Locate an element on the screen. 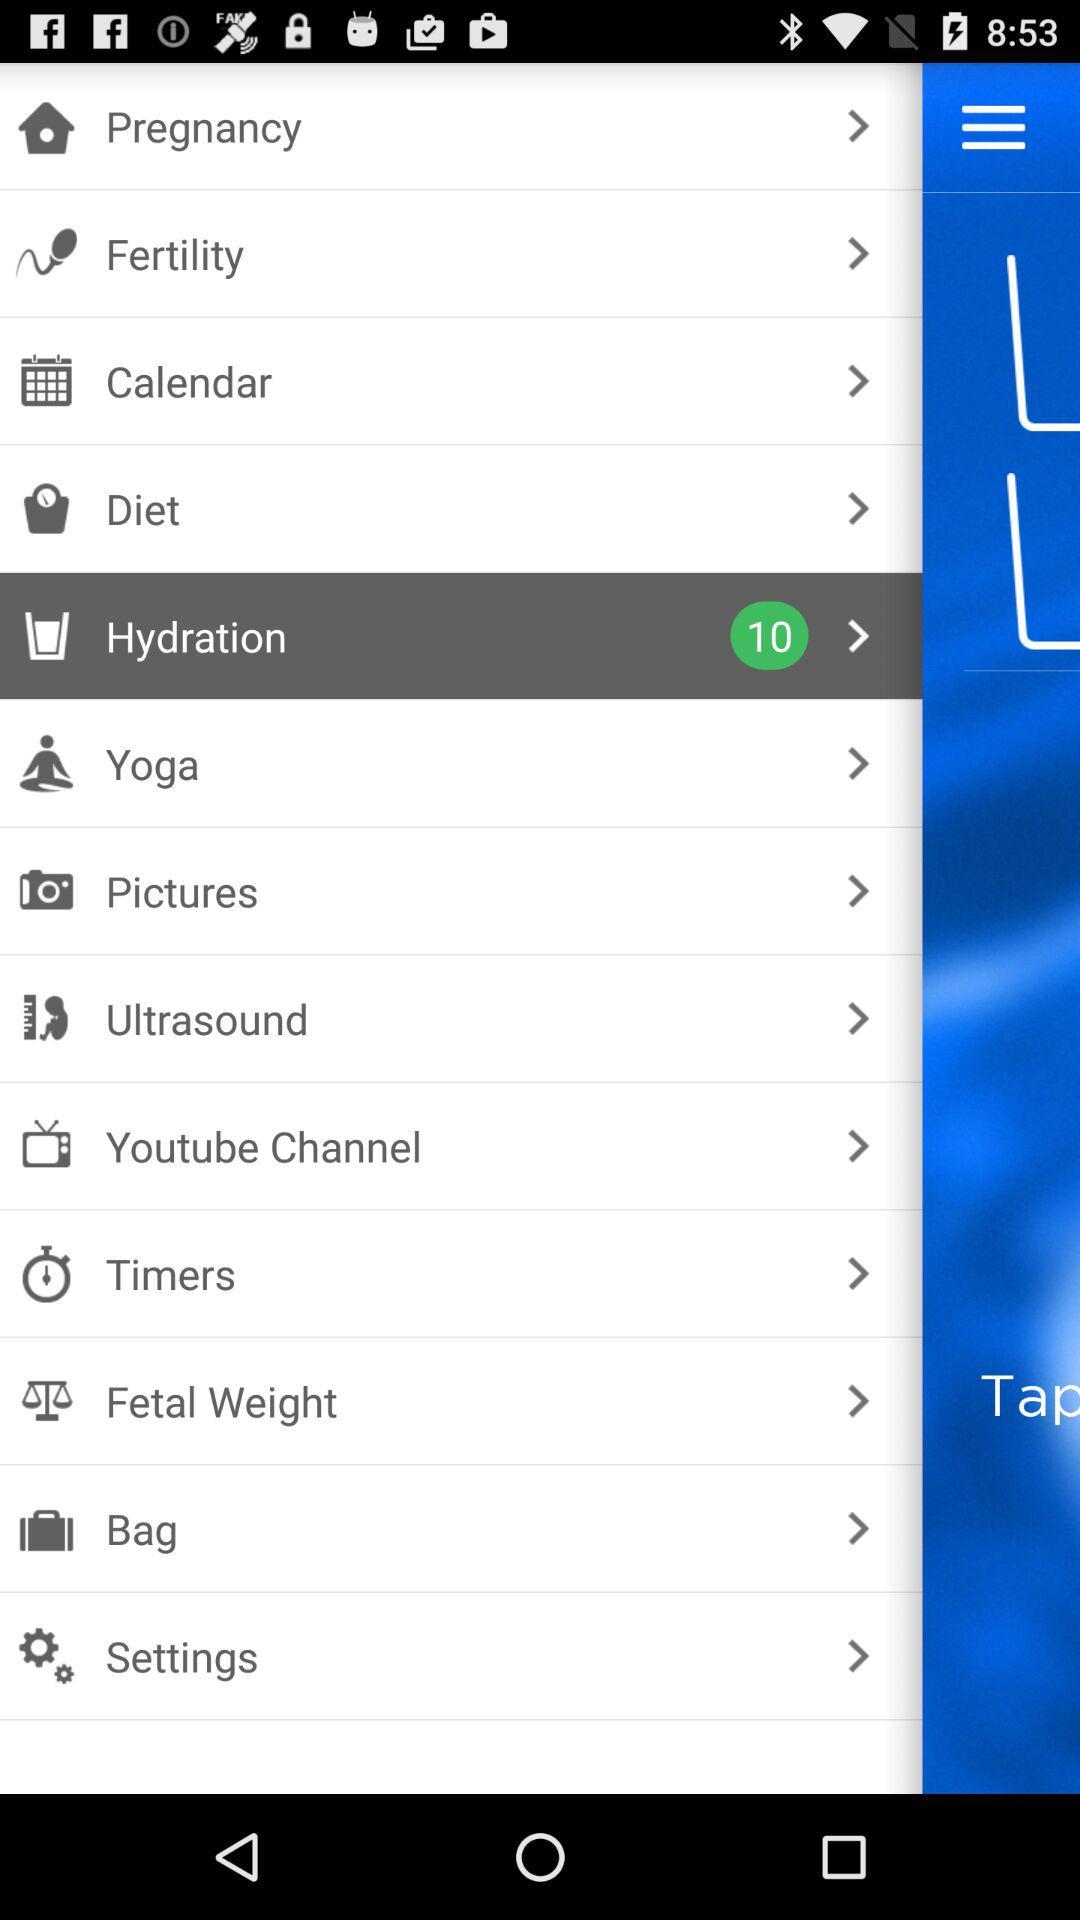  ultrasound item is located at coordinates (457, 1018).